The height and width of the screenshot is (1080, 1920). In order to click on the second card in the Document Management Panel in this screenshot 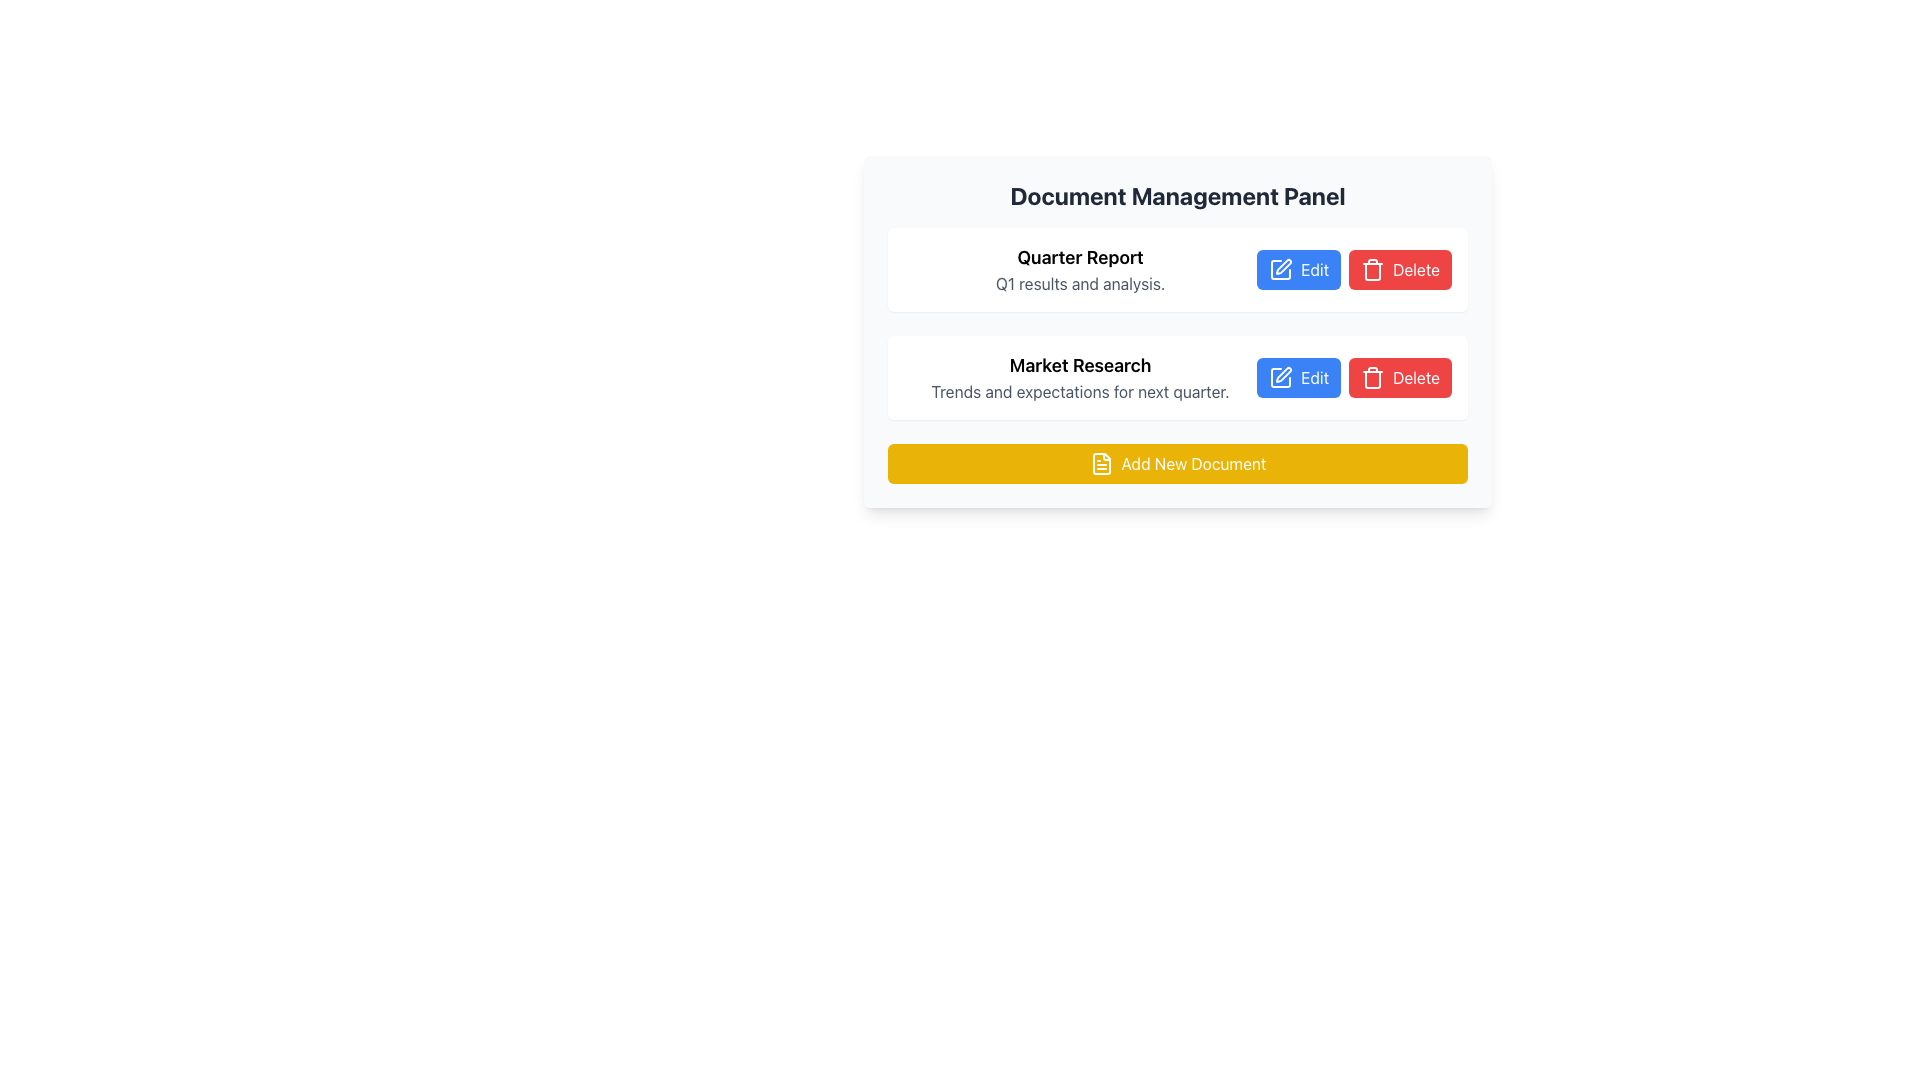, I will do `click(1177, 354)`.